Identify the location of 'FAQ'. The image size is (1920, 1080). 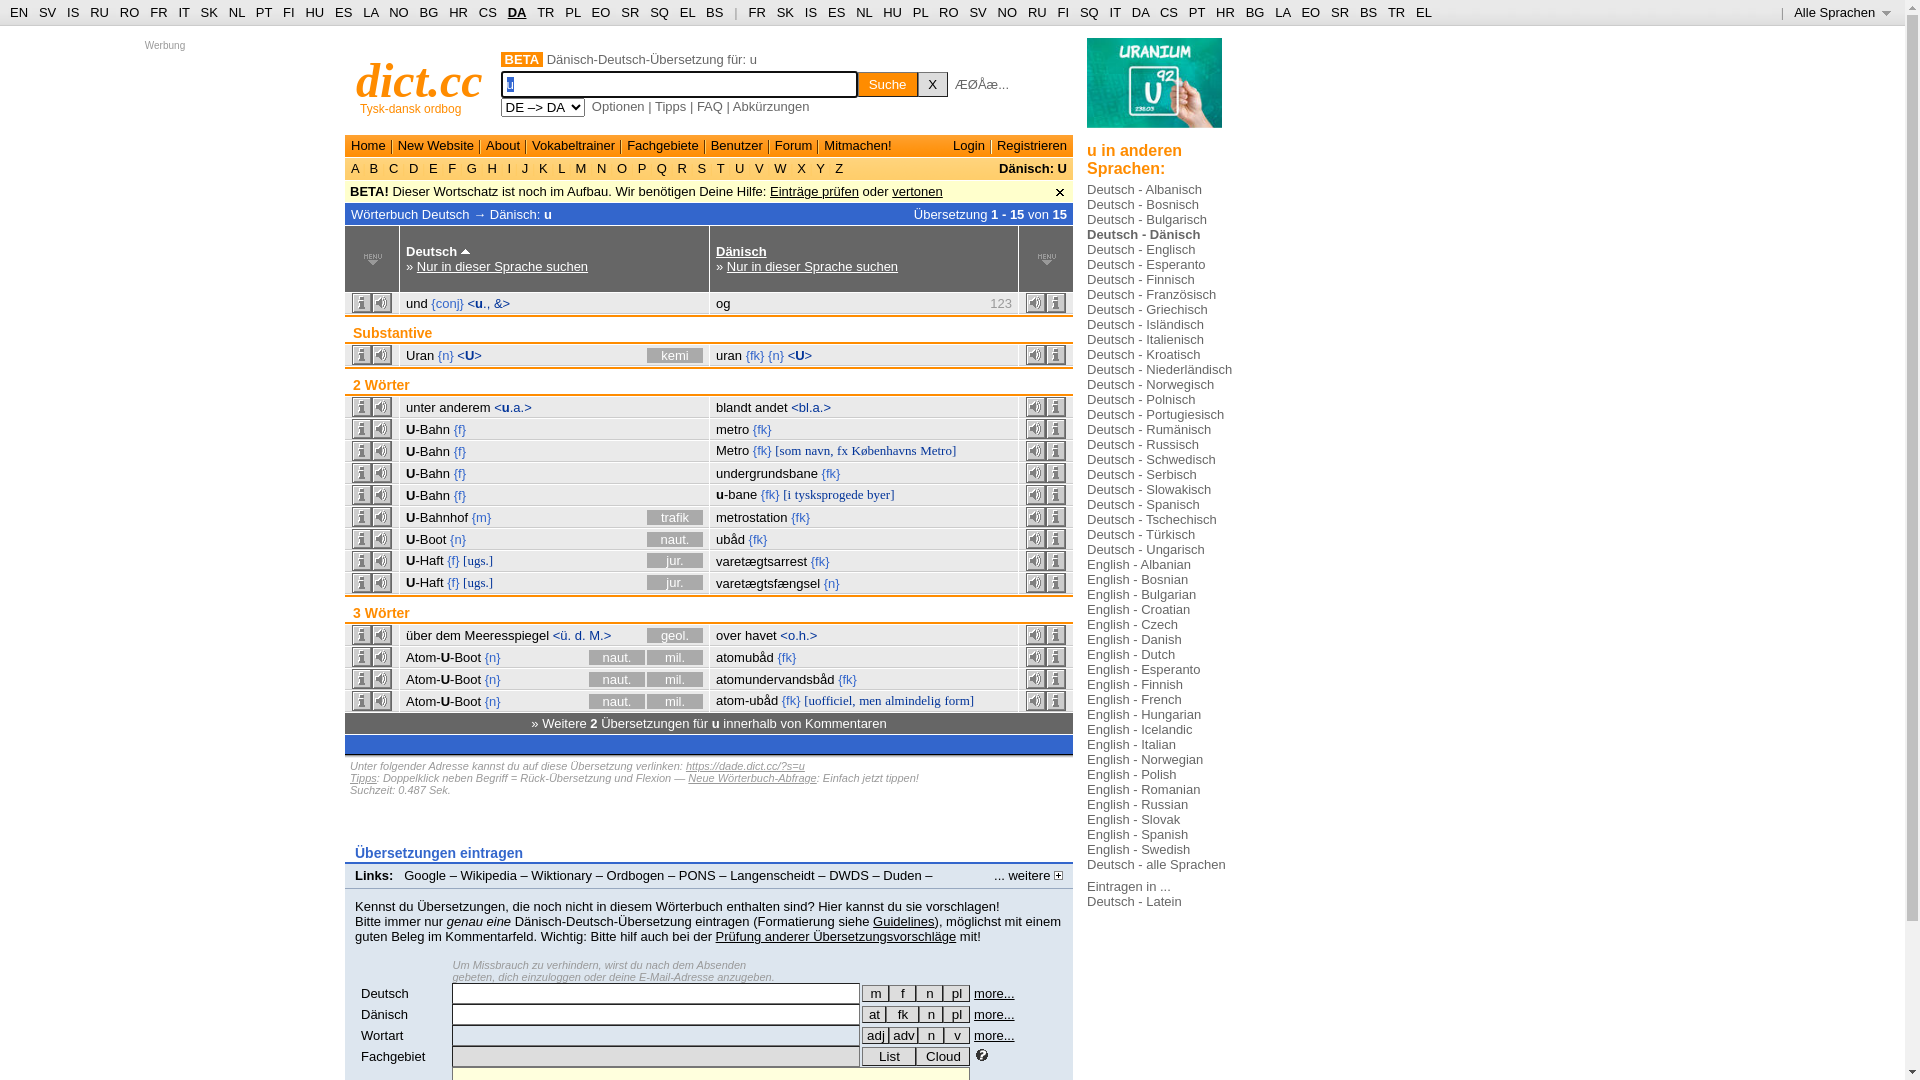
(710, 106).